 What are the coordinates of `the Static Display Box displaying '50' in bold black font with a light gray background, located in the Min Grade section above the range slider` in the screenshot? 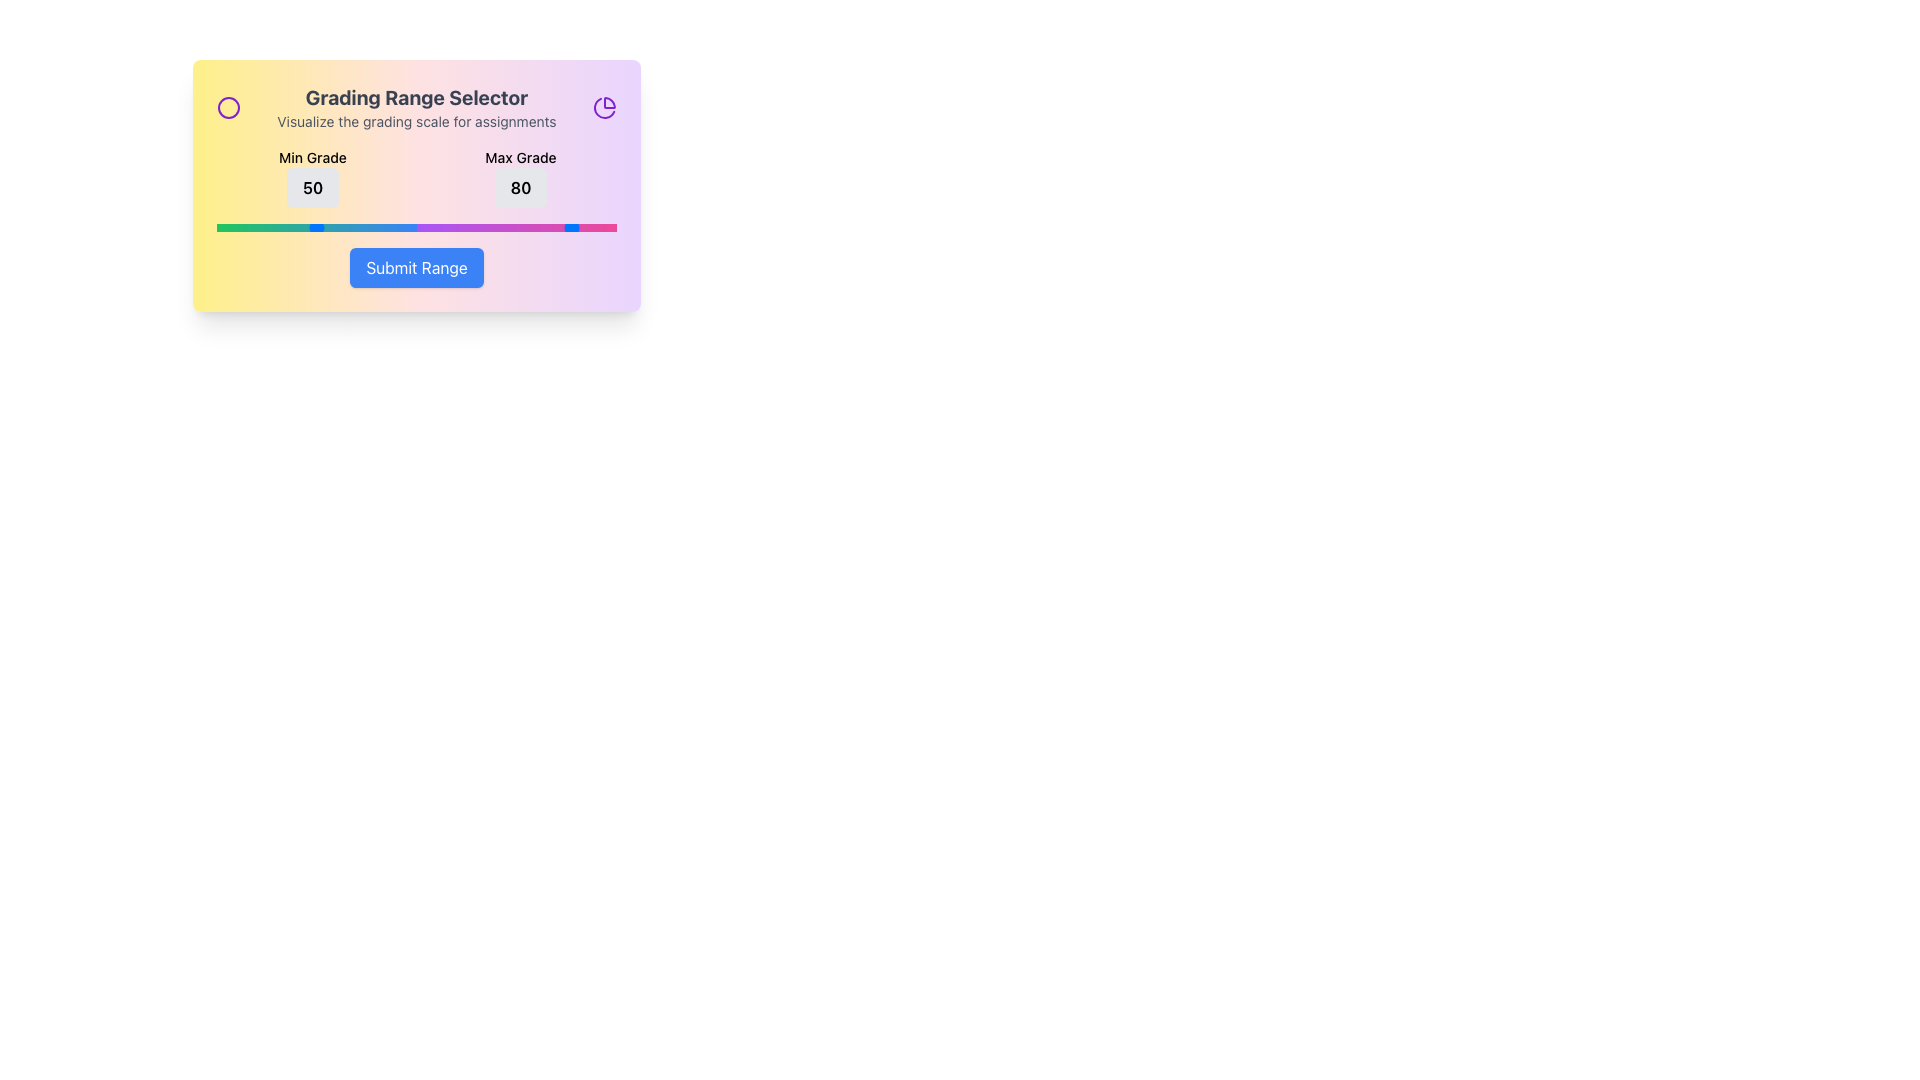 It's located at (311, 188).